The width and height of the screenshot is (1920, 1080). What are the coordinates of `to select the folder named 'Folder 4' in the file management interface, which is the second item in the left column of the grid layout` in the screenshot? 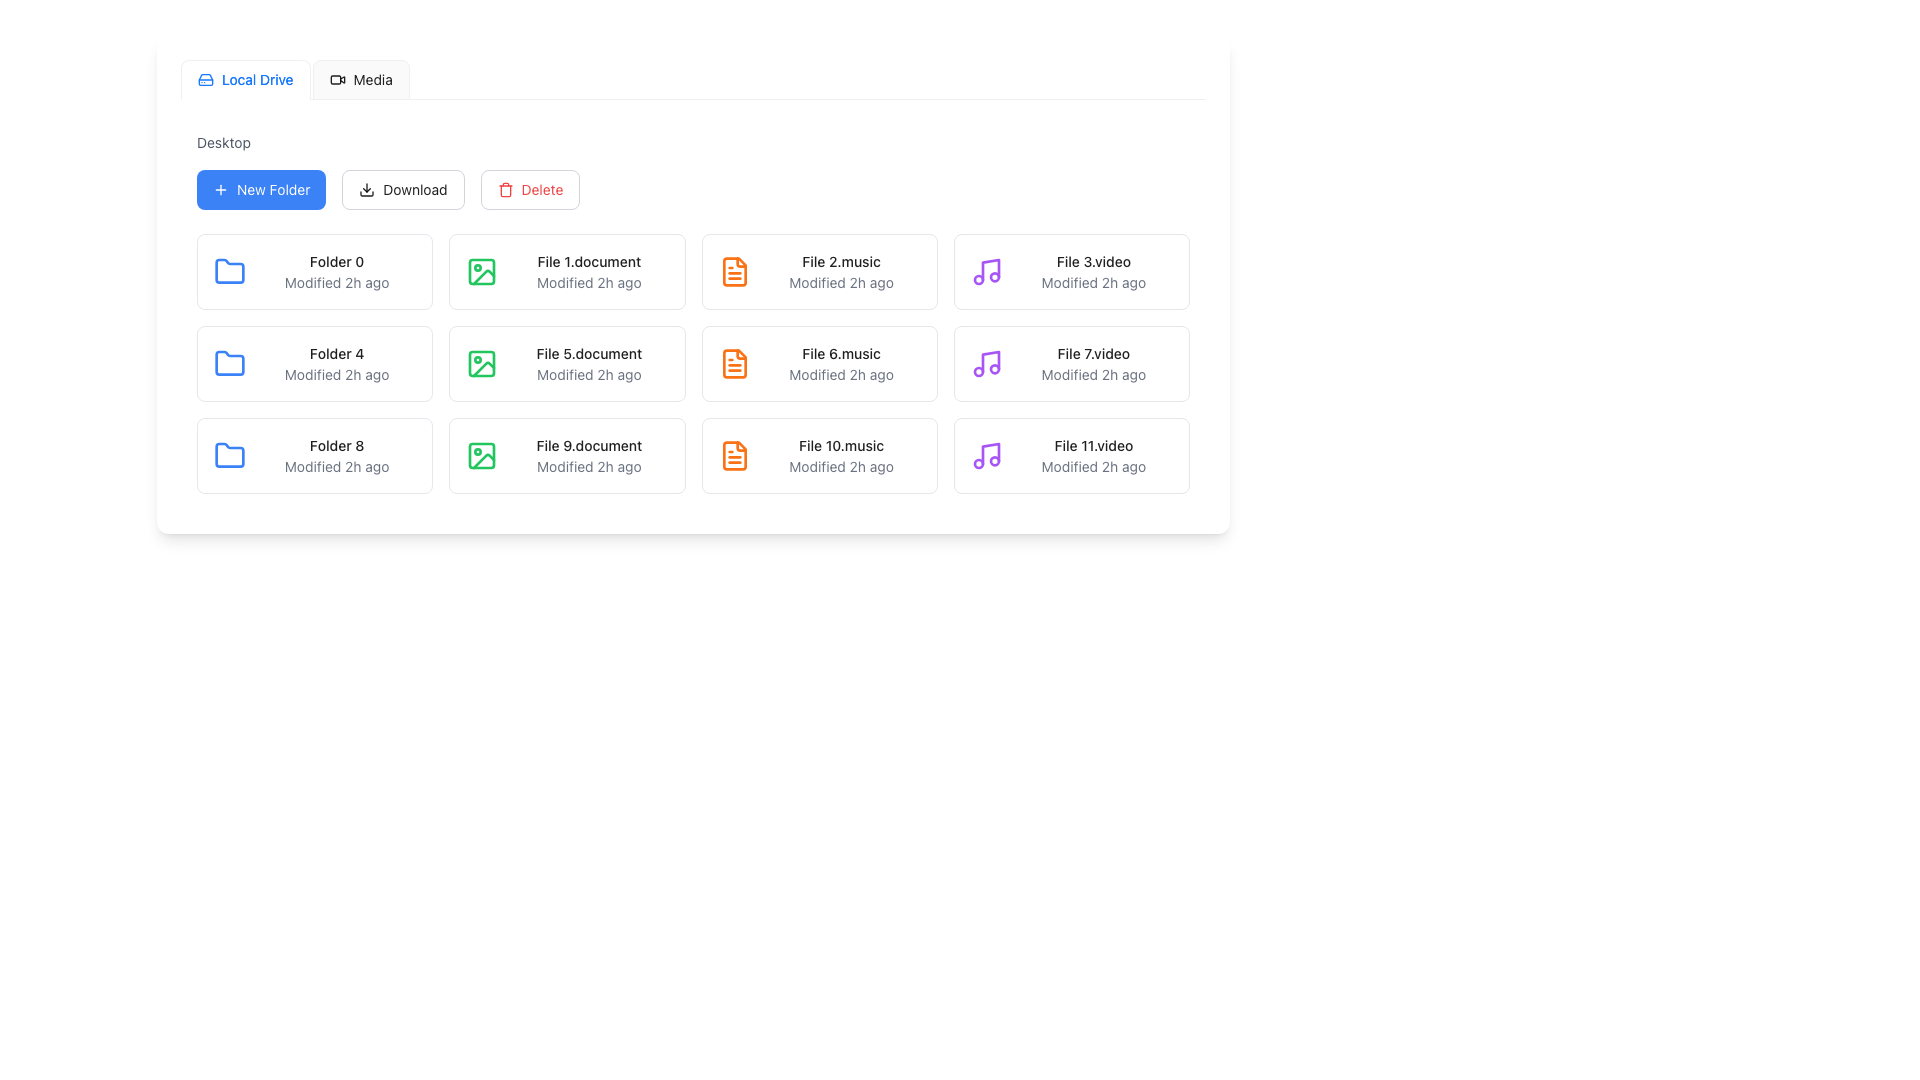 It's located at (314, 363).